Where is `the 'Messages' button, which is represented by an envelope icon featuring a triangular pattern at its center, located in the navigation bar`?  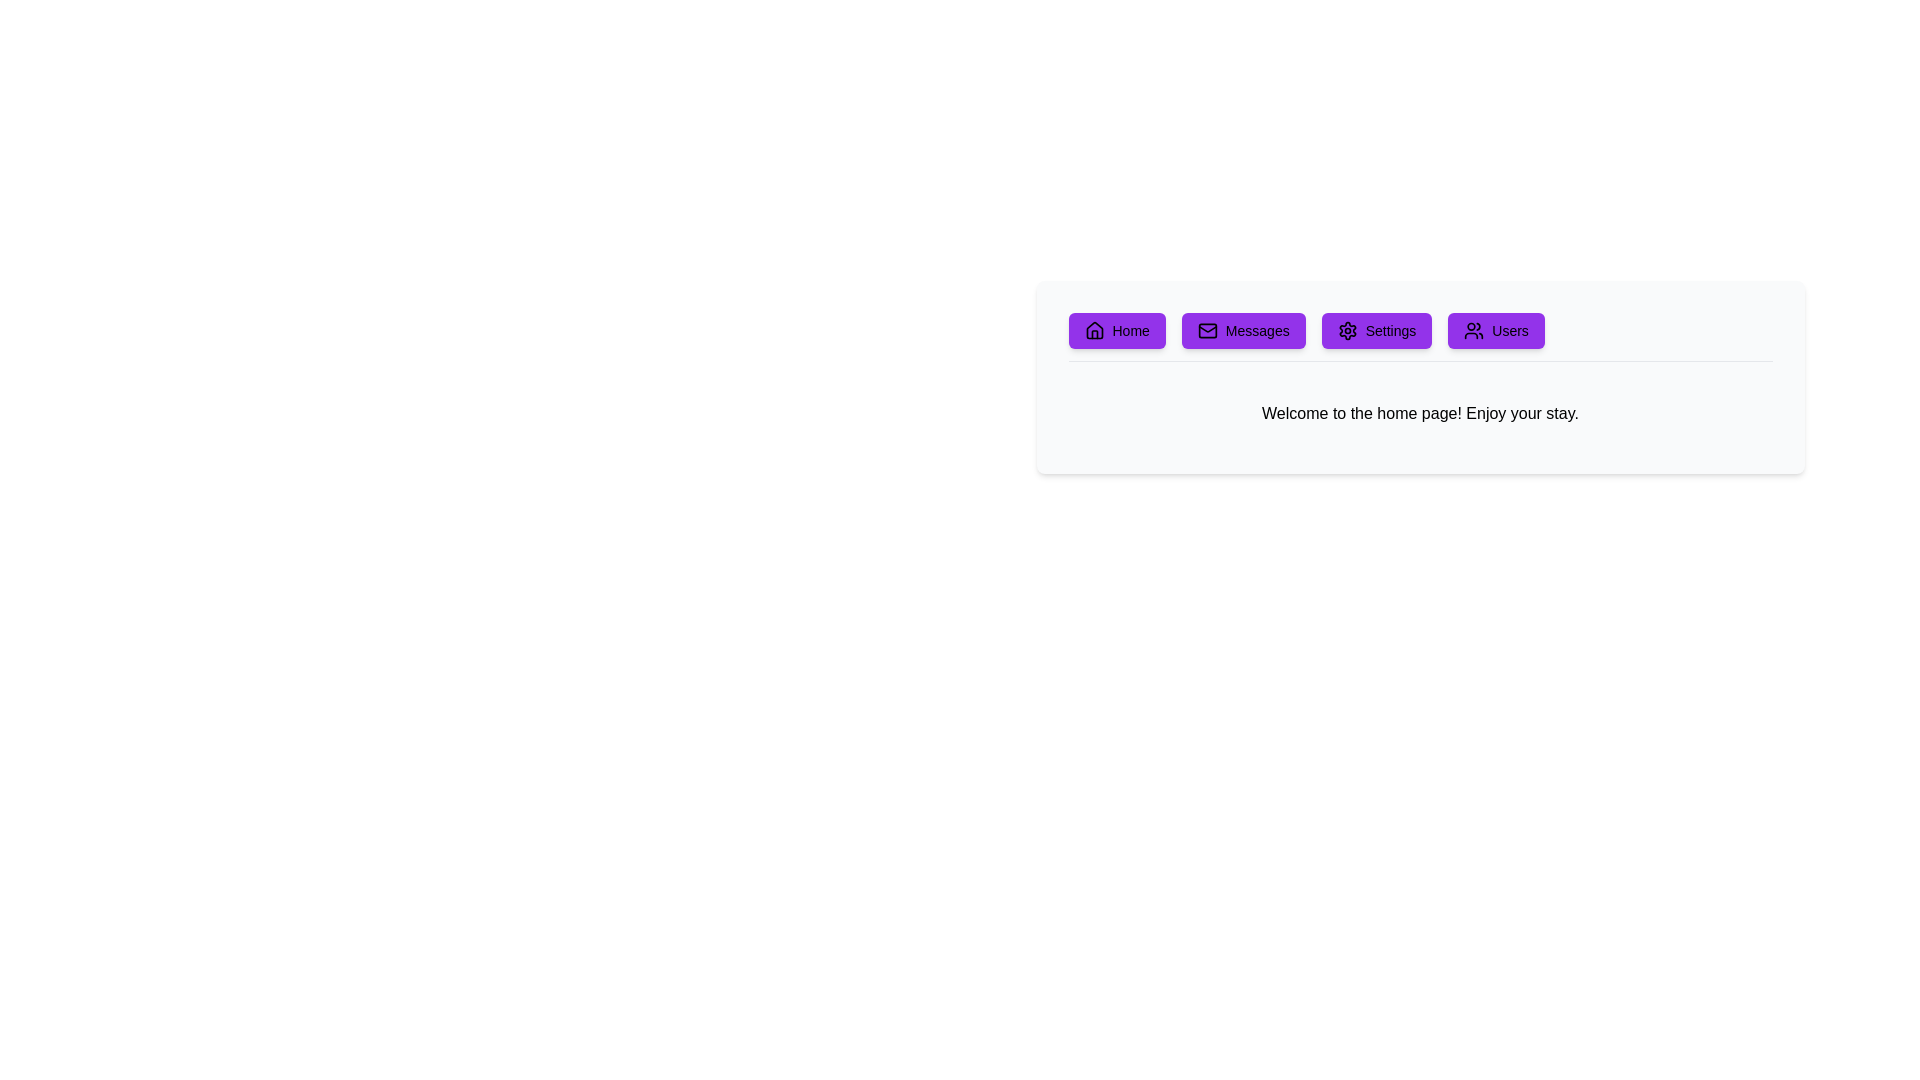
the 'Messages' button, which is represented by an envelope icon featuring a triangular pattern at its center, located in the navigation bar is located at coordinates (1206, 328).